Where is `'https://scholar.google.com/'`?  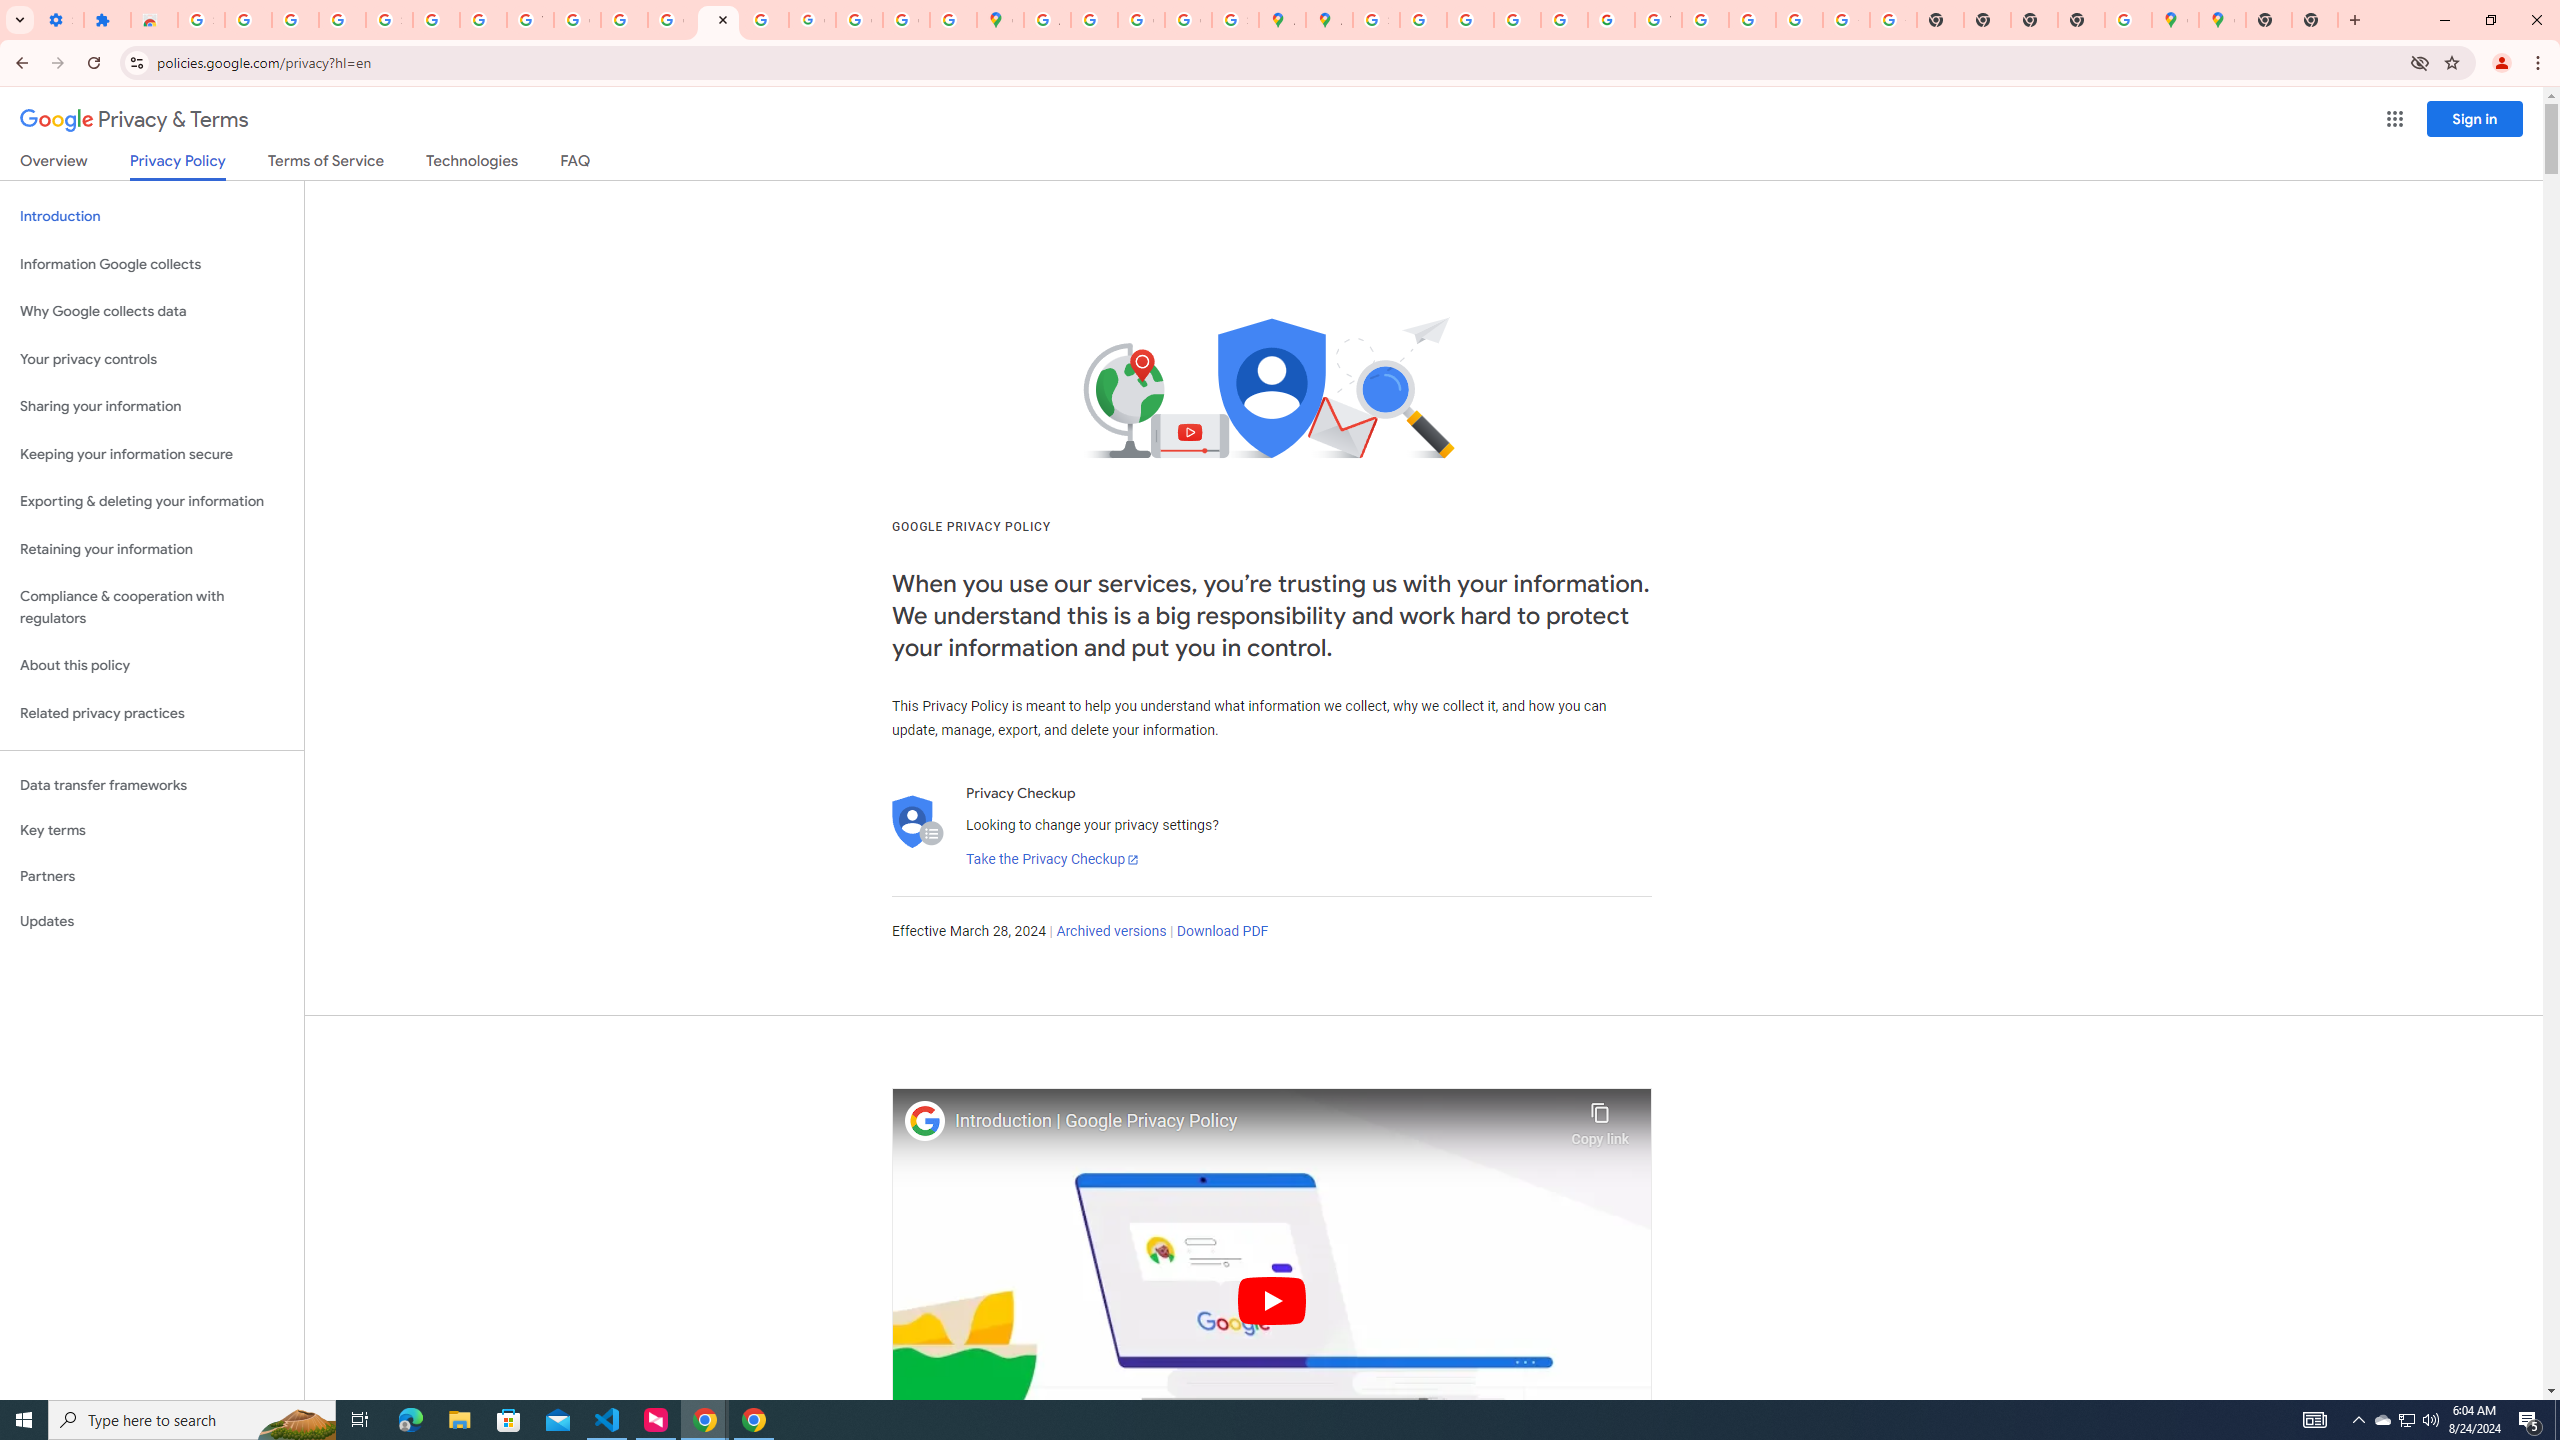
'https://scholar.google.com/' is located at coordinates (623, 19).